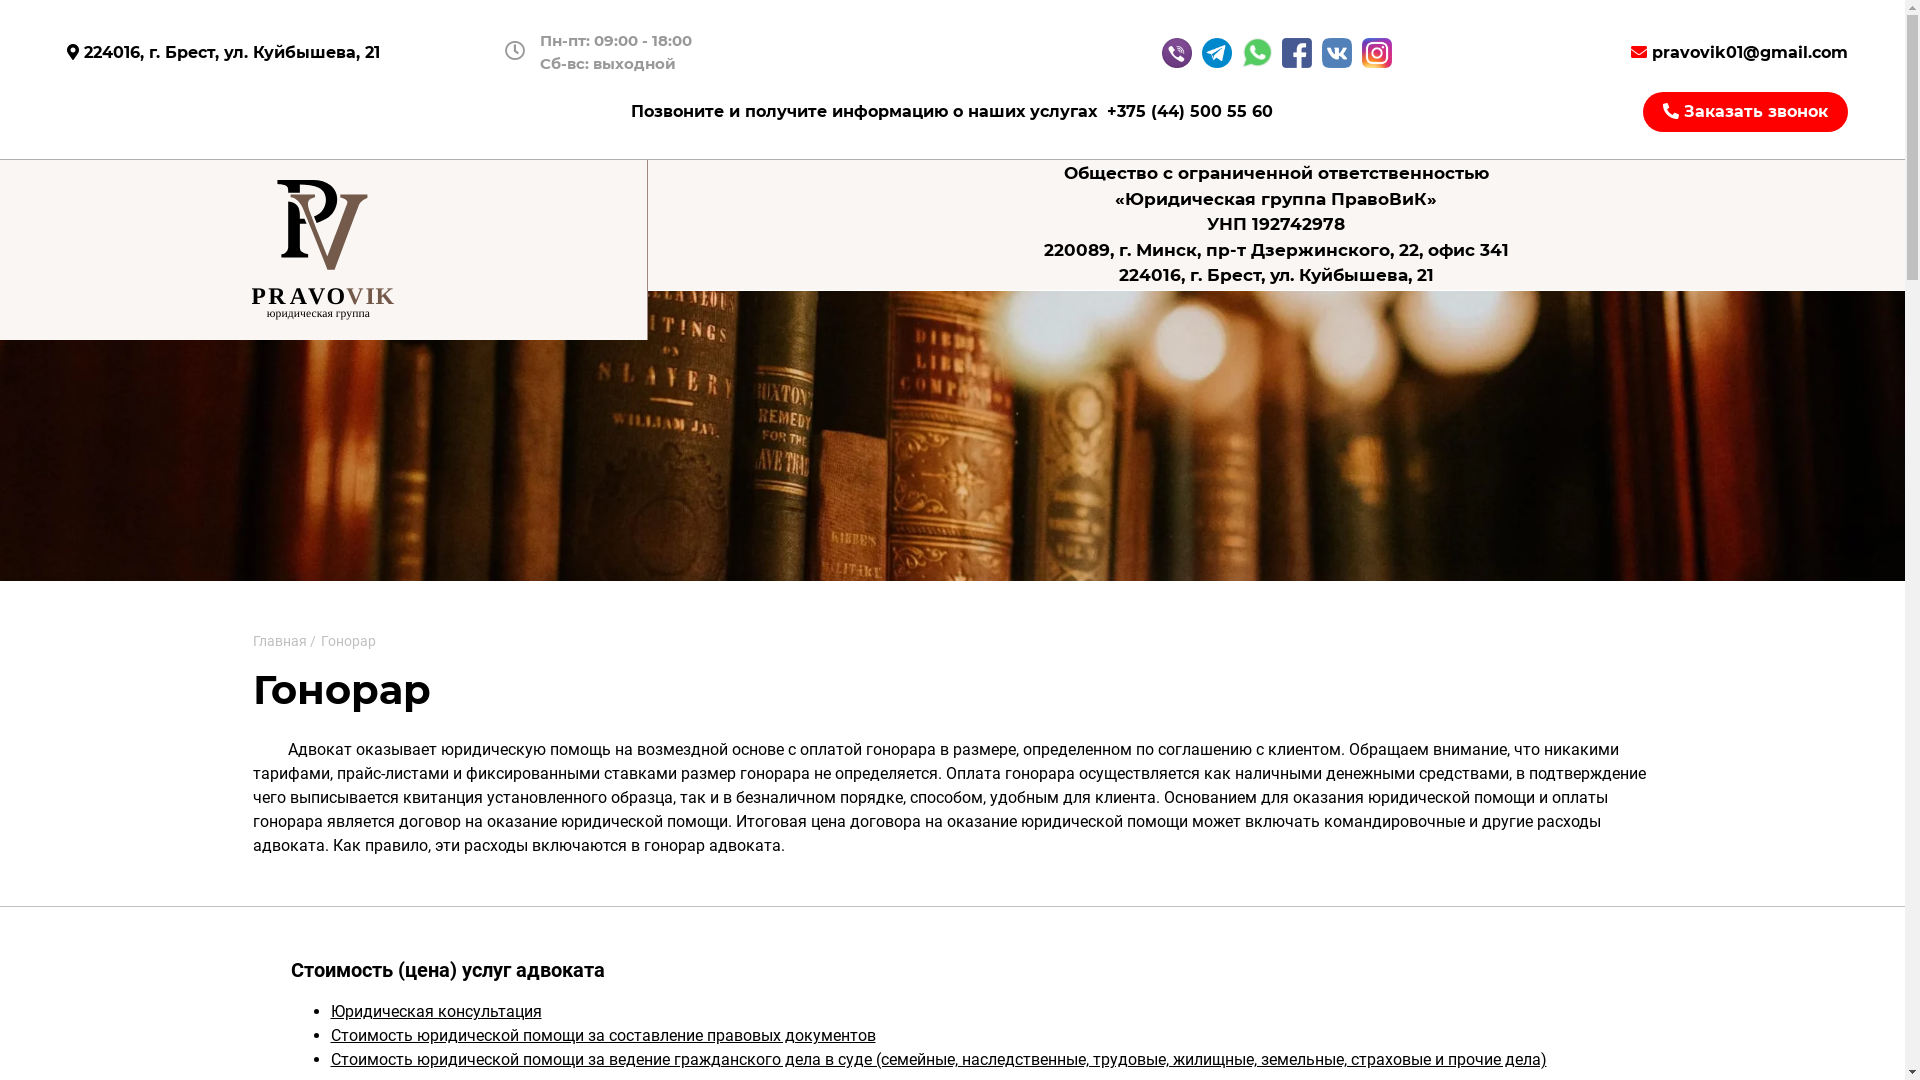 This screenshot has width=1920, height=1080. What do you see at coordinates (1190, 111) in the screenshot?
I see `'+375 (44) 500 55 60'` at bounding box center [1190, 111].